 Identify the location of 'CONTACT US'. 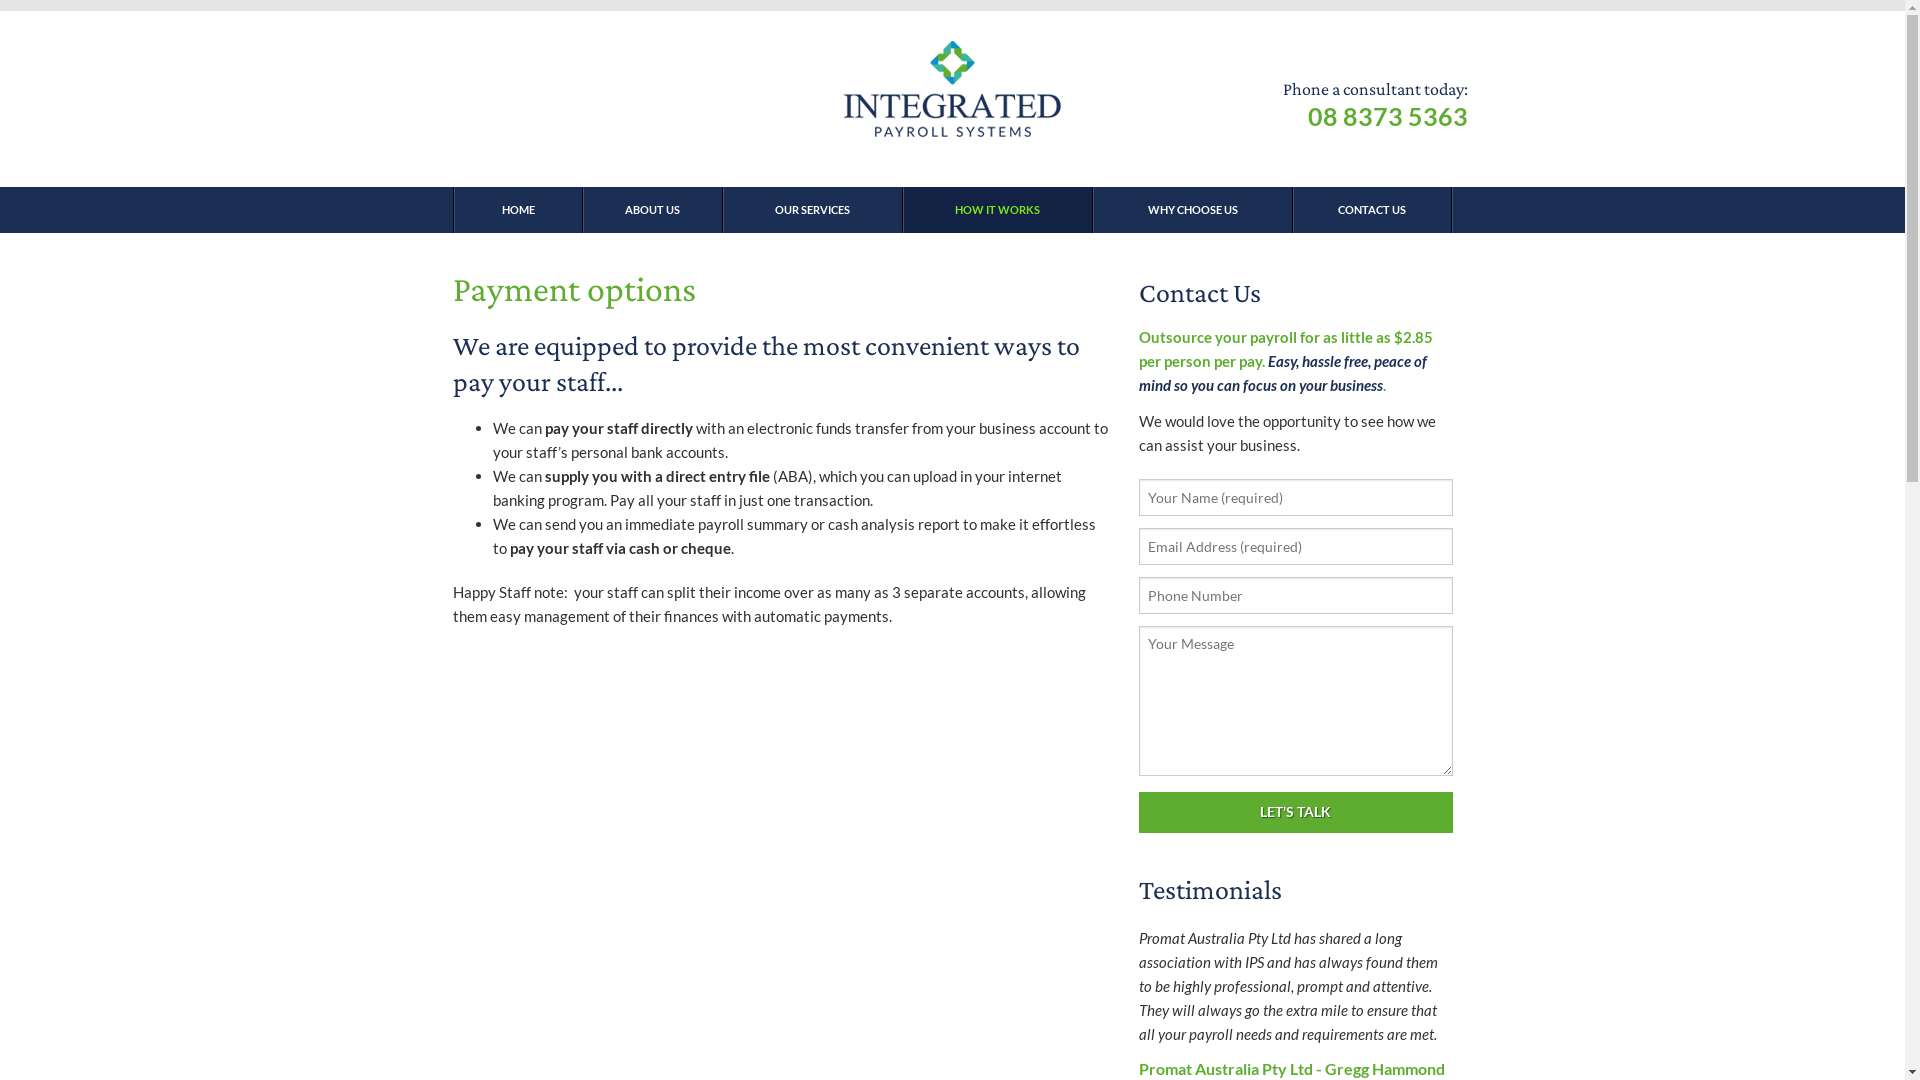
(1371, 209).